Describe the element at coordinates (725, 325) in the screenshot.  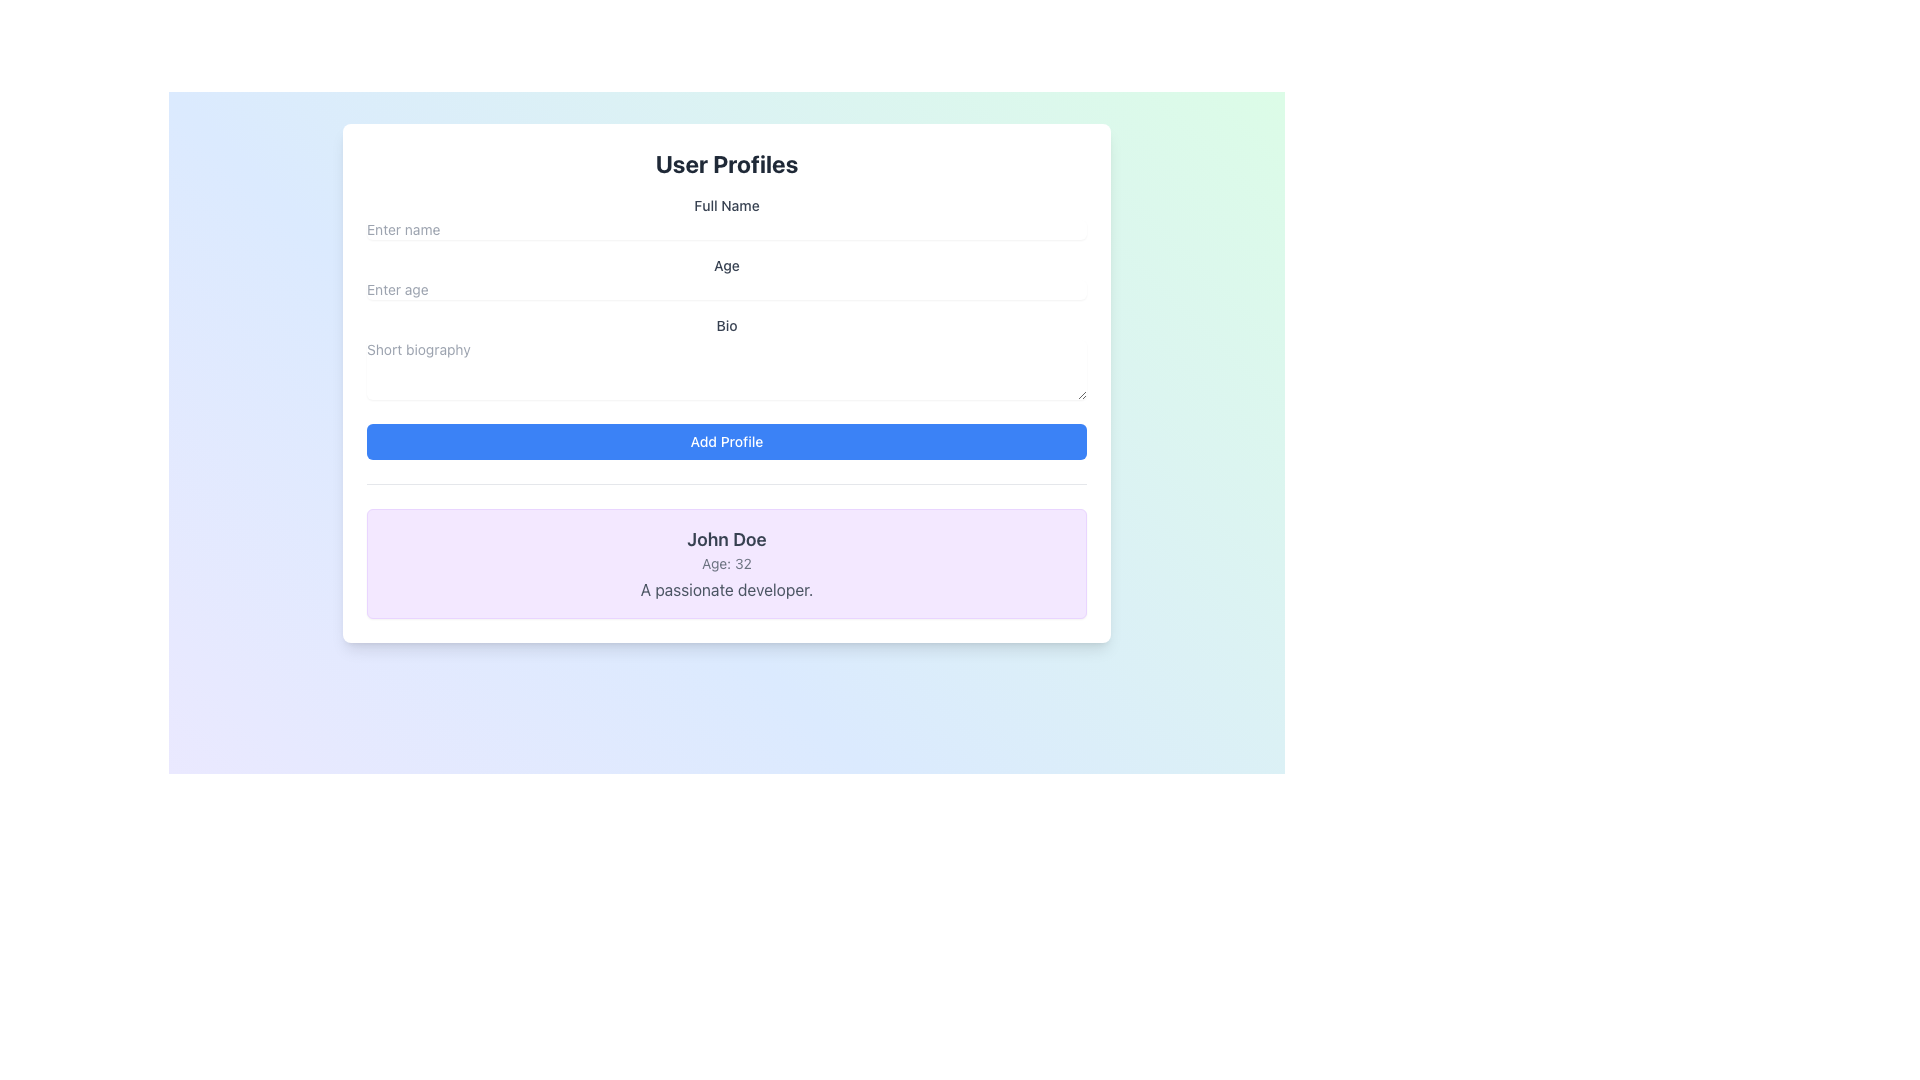
I see `the static text label displaying 'Bio', which is styled in a medium-weight sans-serif font and positioned above the biography text input field` at that location.